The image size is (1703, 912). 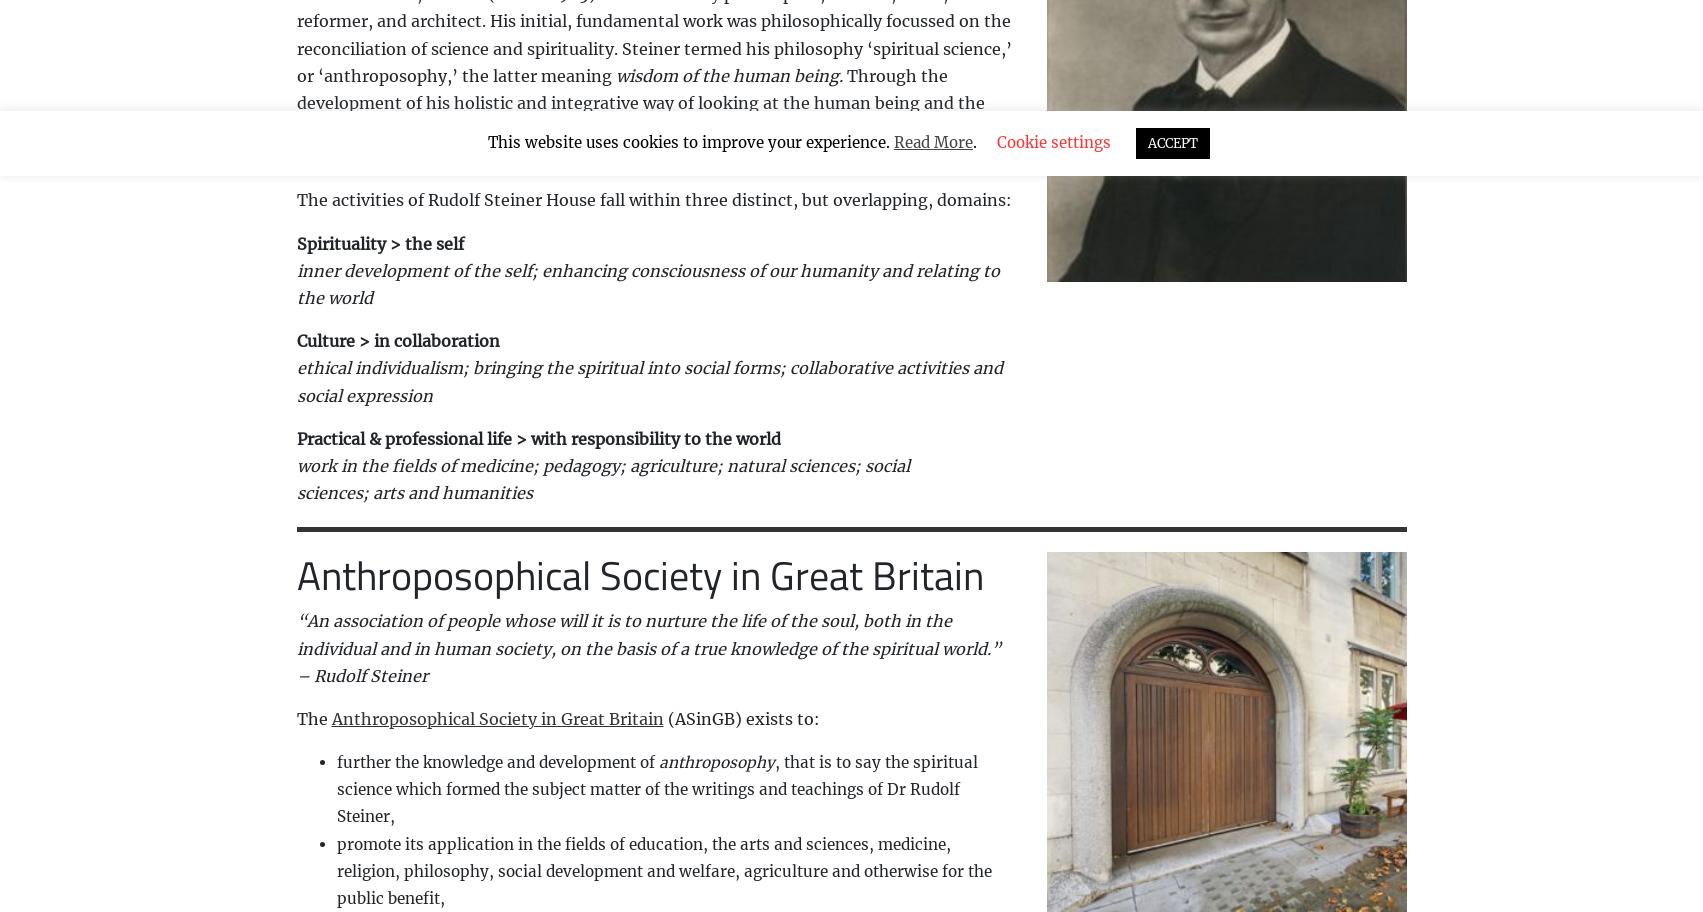 I want to click on 'promote its application in the fields of education, the arts and sciences, medicine, religion, philosophy, social development and welfare, agriculture and otherwise for the public benefit,', so click(x=662, y=870).